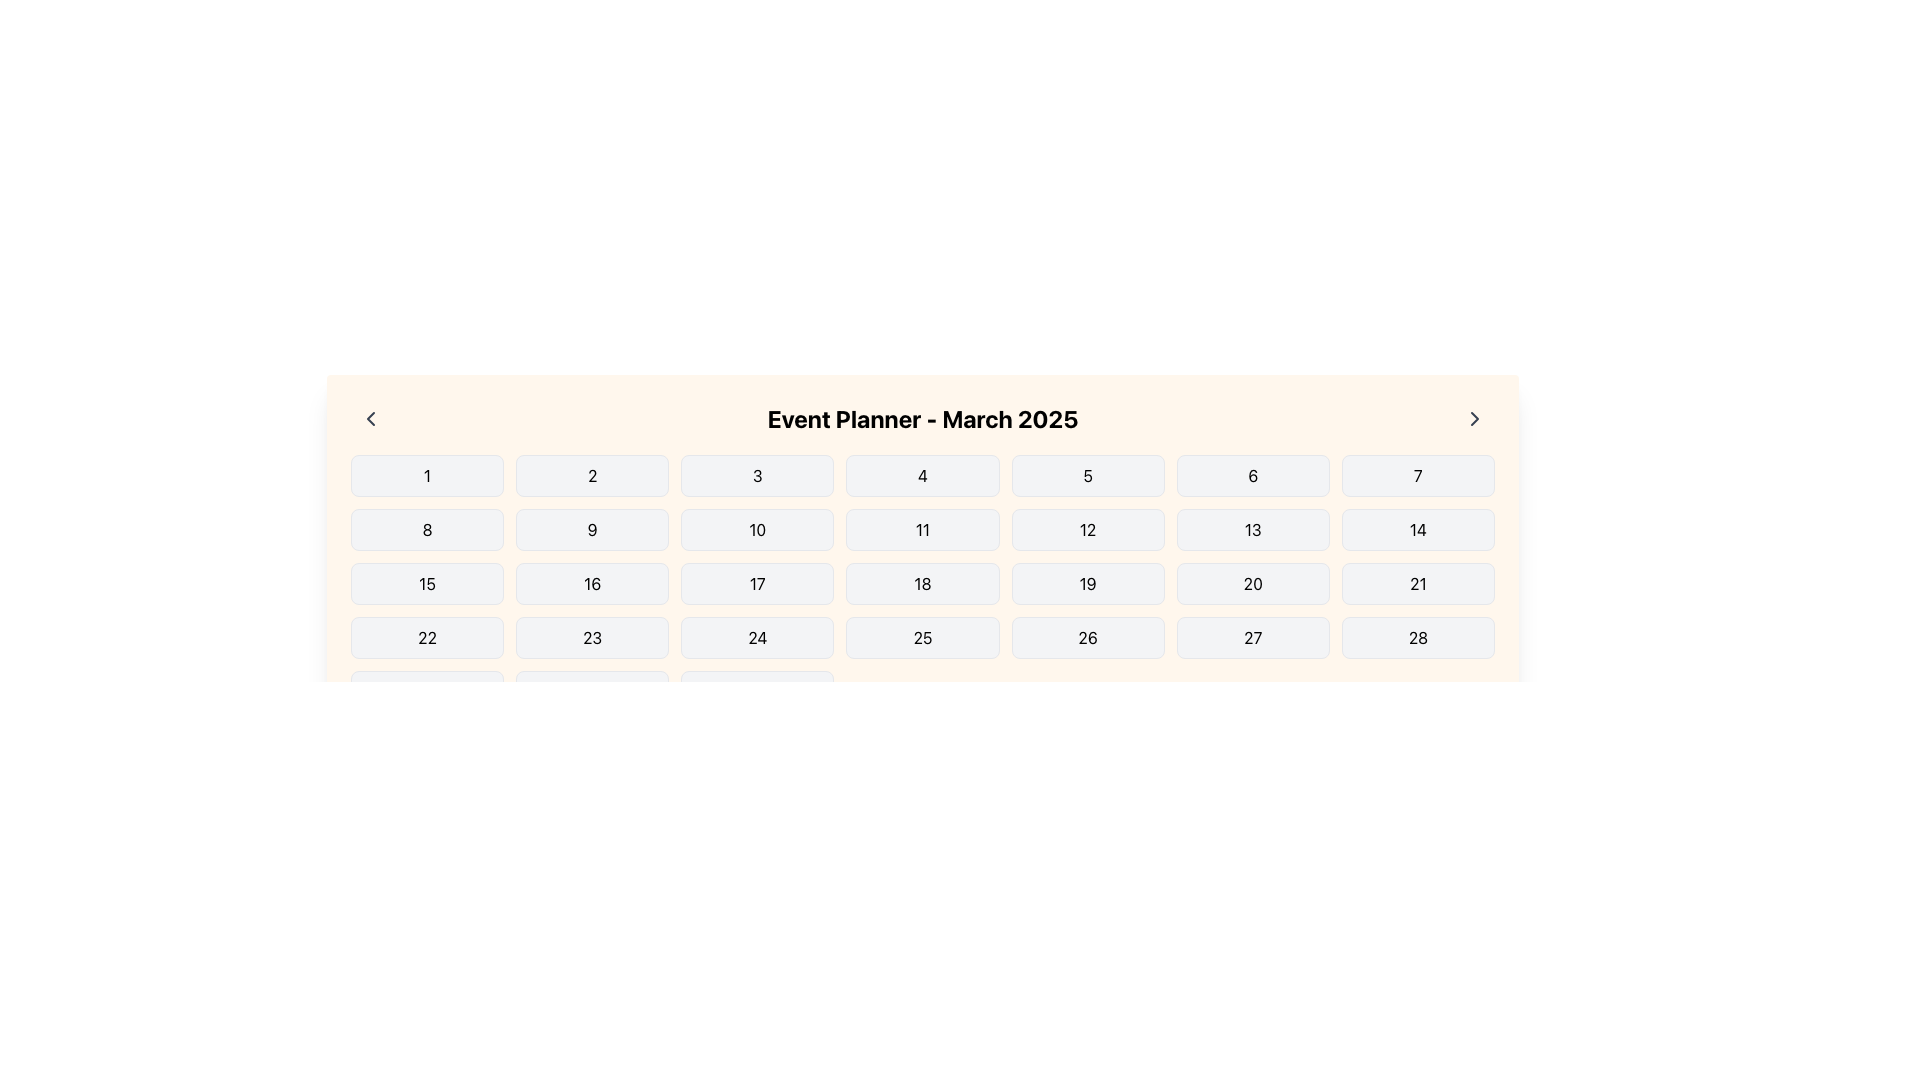 The image size is (1920, 1080). Describe the element at coordinates (1474, 418) in the screenshot. I see `the right-facing chevron icon button located on the right side of the header titled 'Event Planner - March 2025'` at that location.